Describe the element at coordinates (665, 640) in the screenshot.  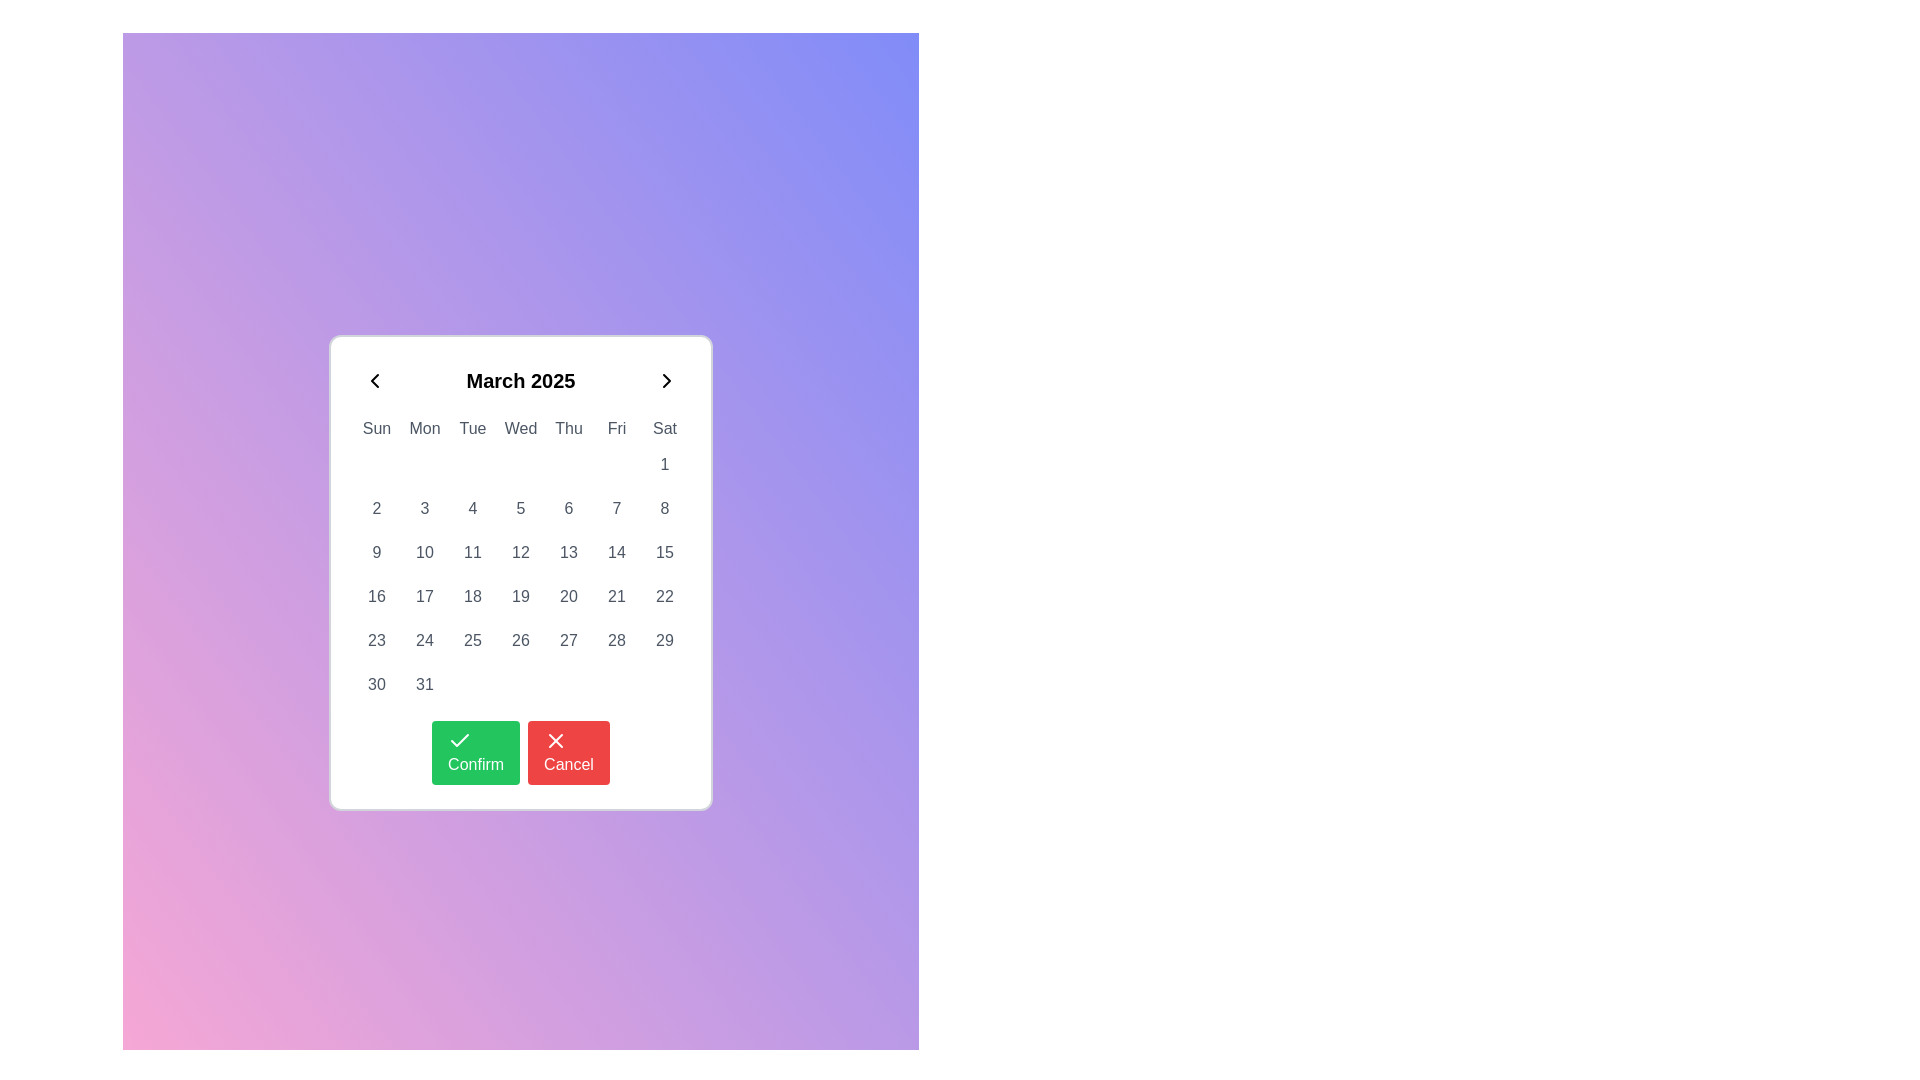
I see `the rounded rectangle calendar date cell containing the text '29'` at that location.